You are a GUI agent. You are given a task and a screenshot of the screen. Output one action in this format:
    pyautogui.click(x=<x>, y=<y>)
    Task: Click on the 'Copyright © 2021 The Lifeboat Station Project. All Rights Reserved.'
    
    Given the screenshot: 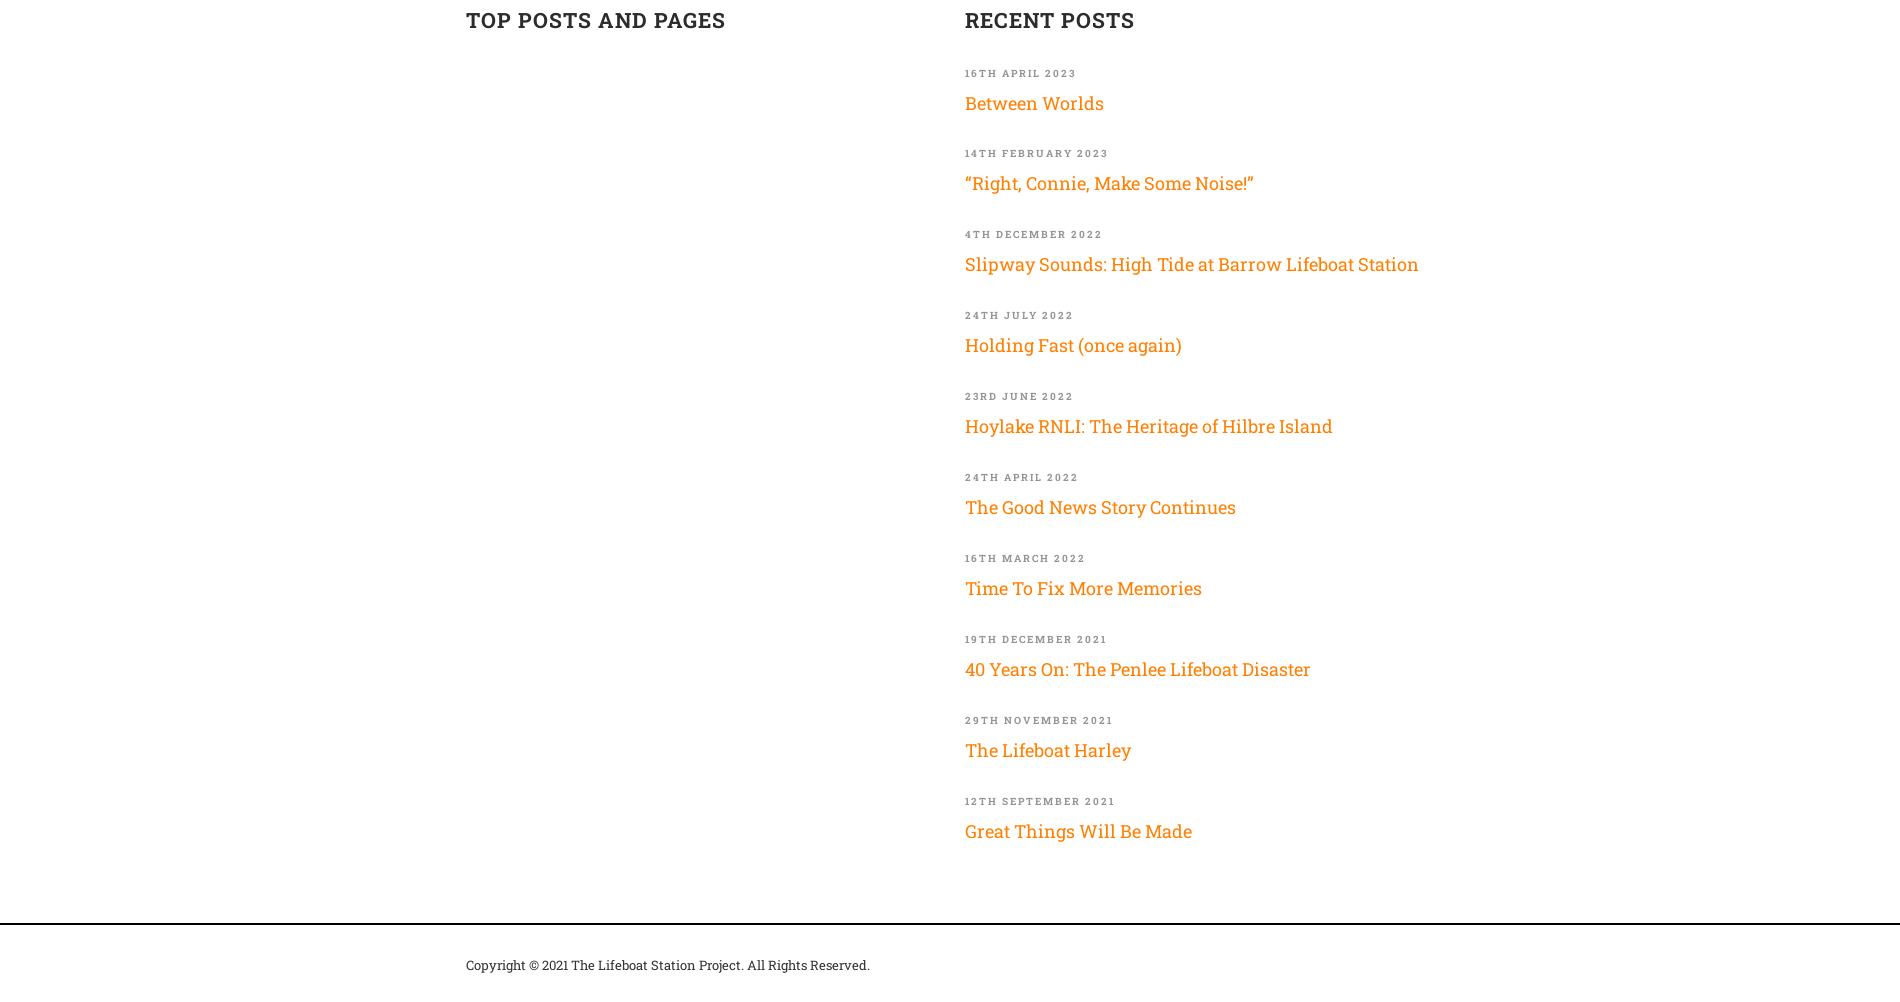 What is the action you would take?
    pyautogui.click(x=667, y=963)
    